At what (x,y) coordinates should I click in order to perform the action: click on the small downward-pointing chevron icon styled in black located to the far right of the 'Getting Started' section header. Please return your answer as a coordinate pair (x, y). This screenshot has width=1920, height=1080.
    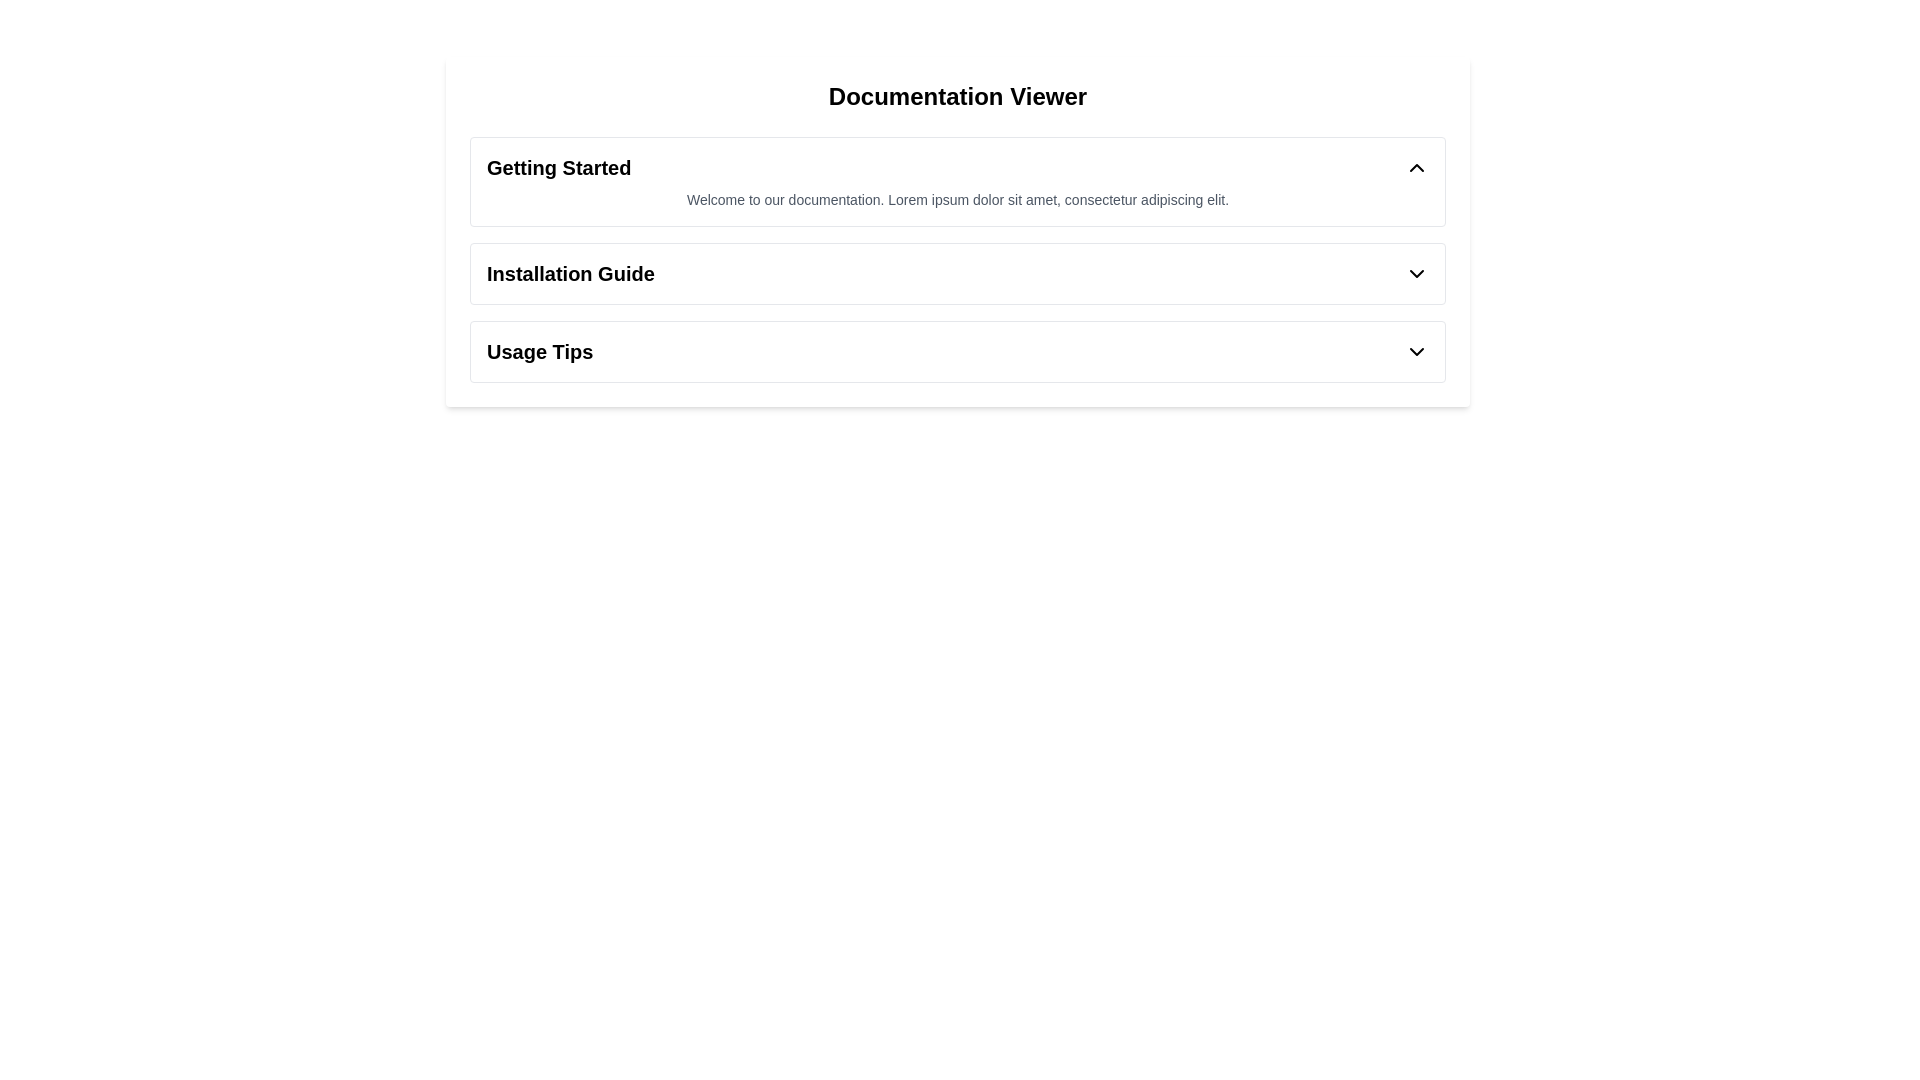
    Looking at the image, I should click on (1415, 167).